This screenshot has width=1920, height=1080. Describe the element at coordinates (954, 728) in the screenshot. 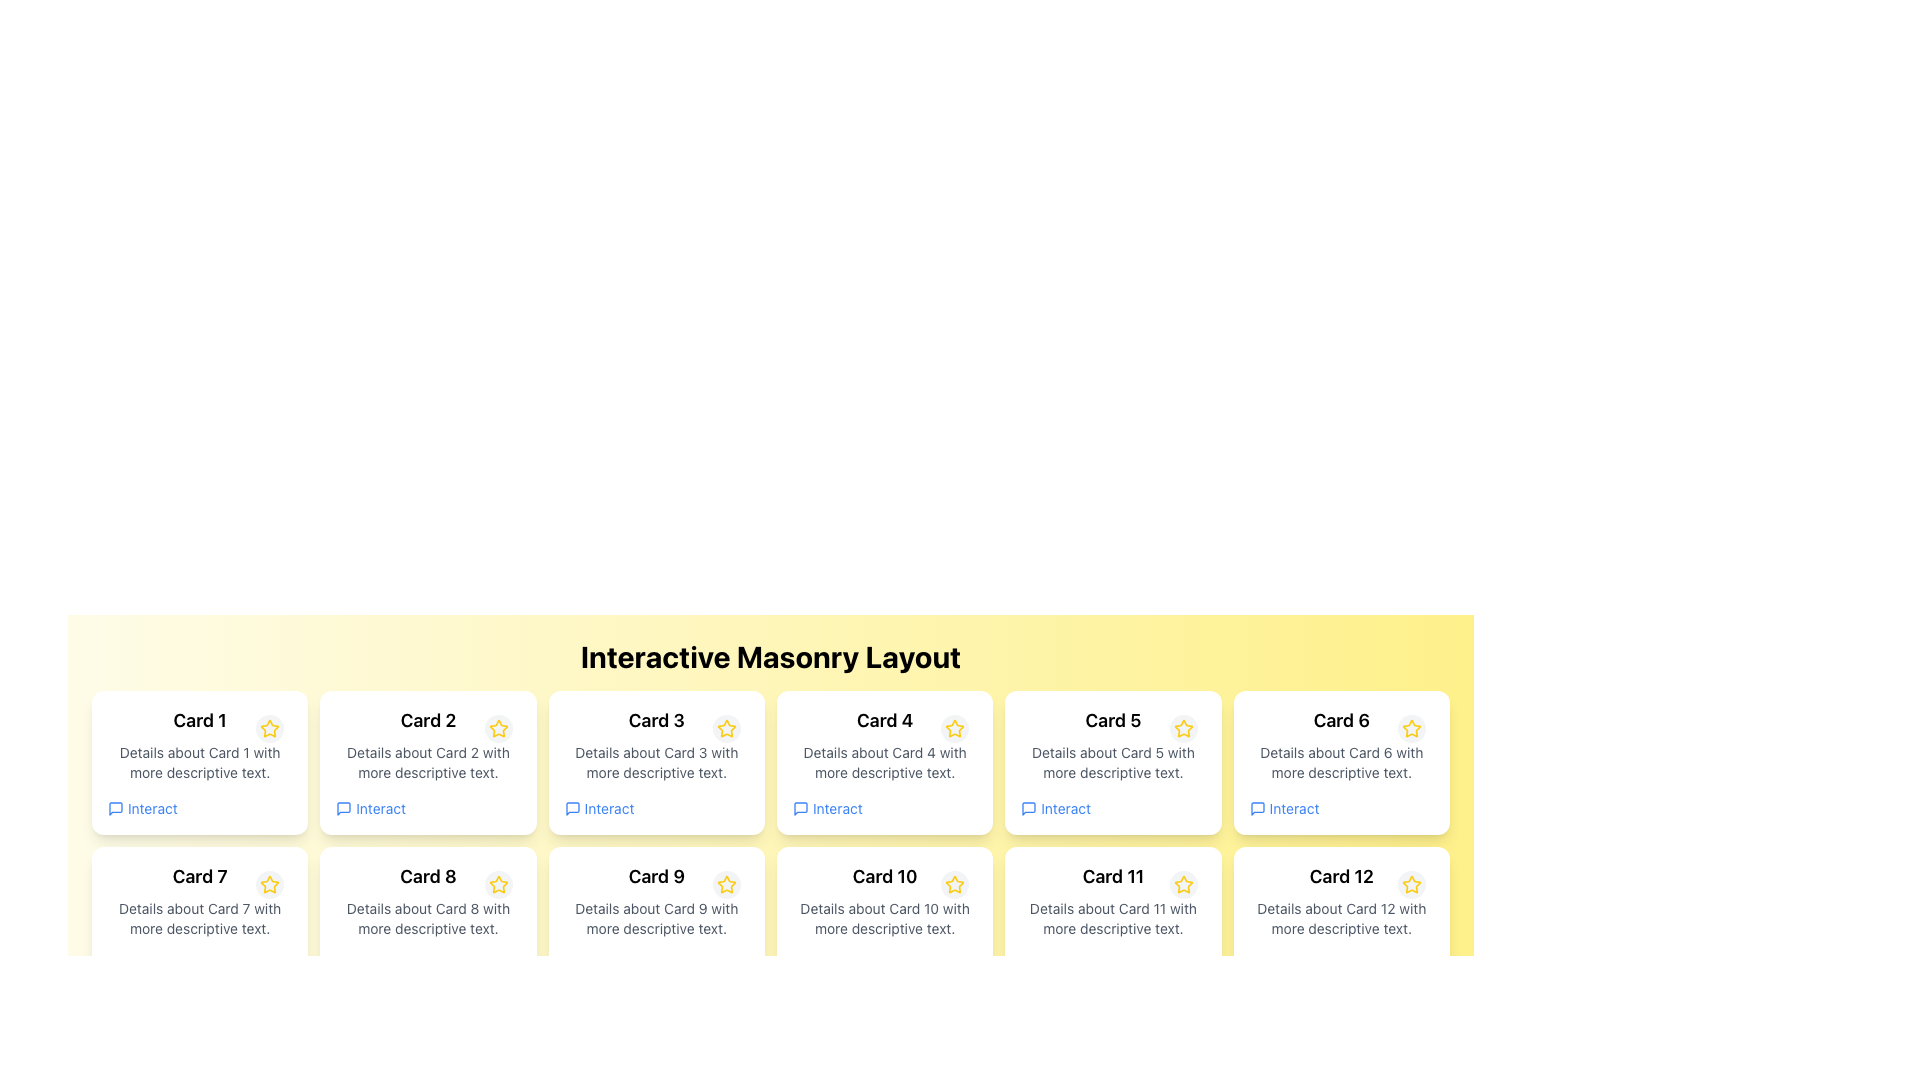

I see `the star icon with a yellow outline, located in the fourth card of the grid layout` at that location.